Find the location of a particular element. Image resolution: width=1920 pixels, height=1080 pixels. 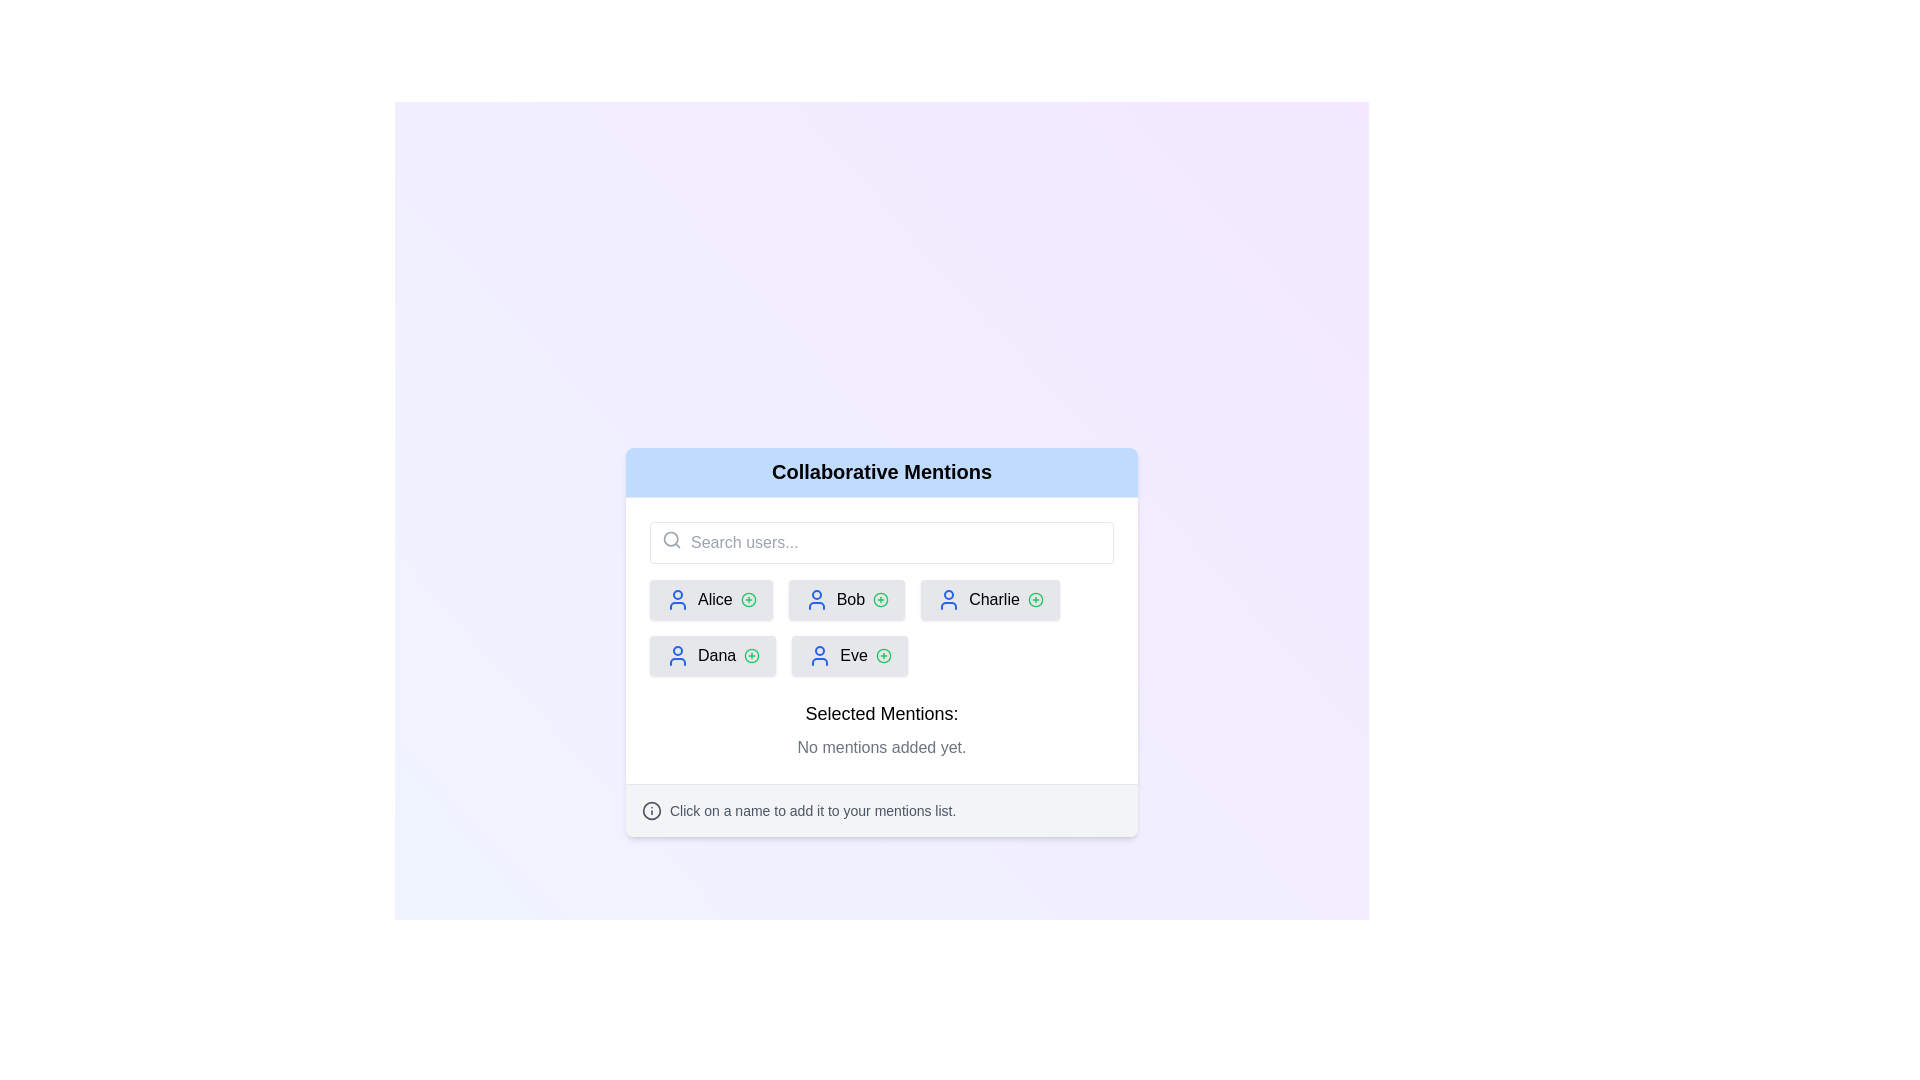

the user selection button labeled 'Bob', which is a rectangular button with a light gray background, a blue user icon on the left, and a green circle with a plus symbol on the right, located under the 'Collaborative Mentions' heading is located at coordinates (846, 598).